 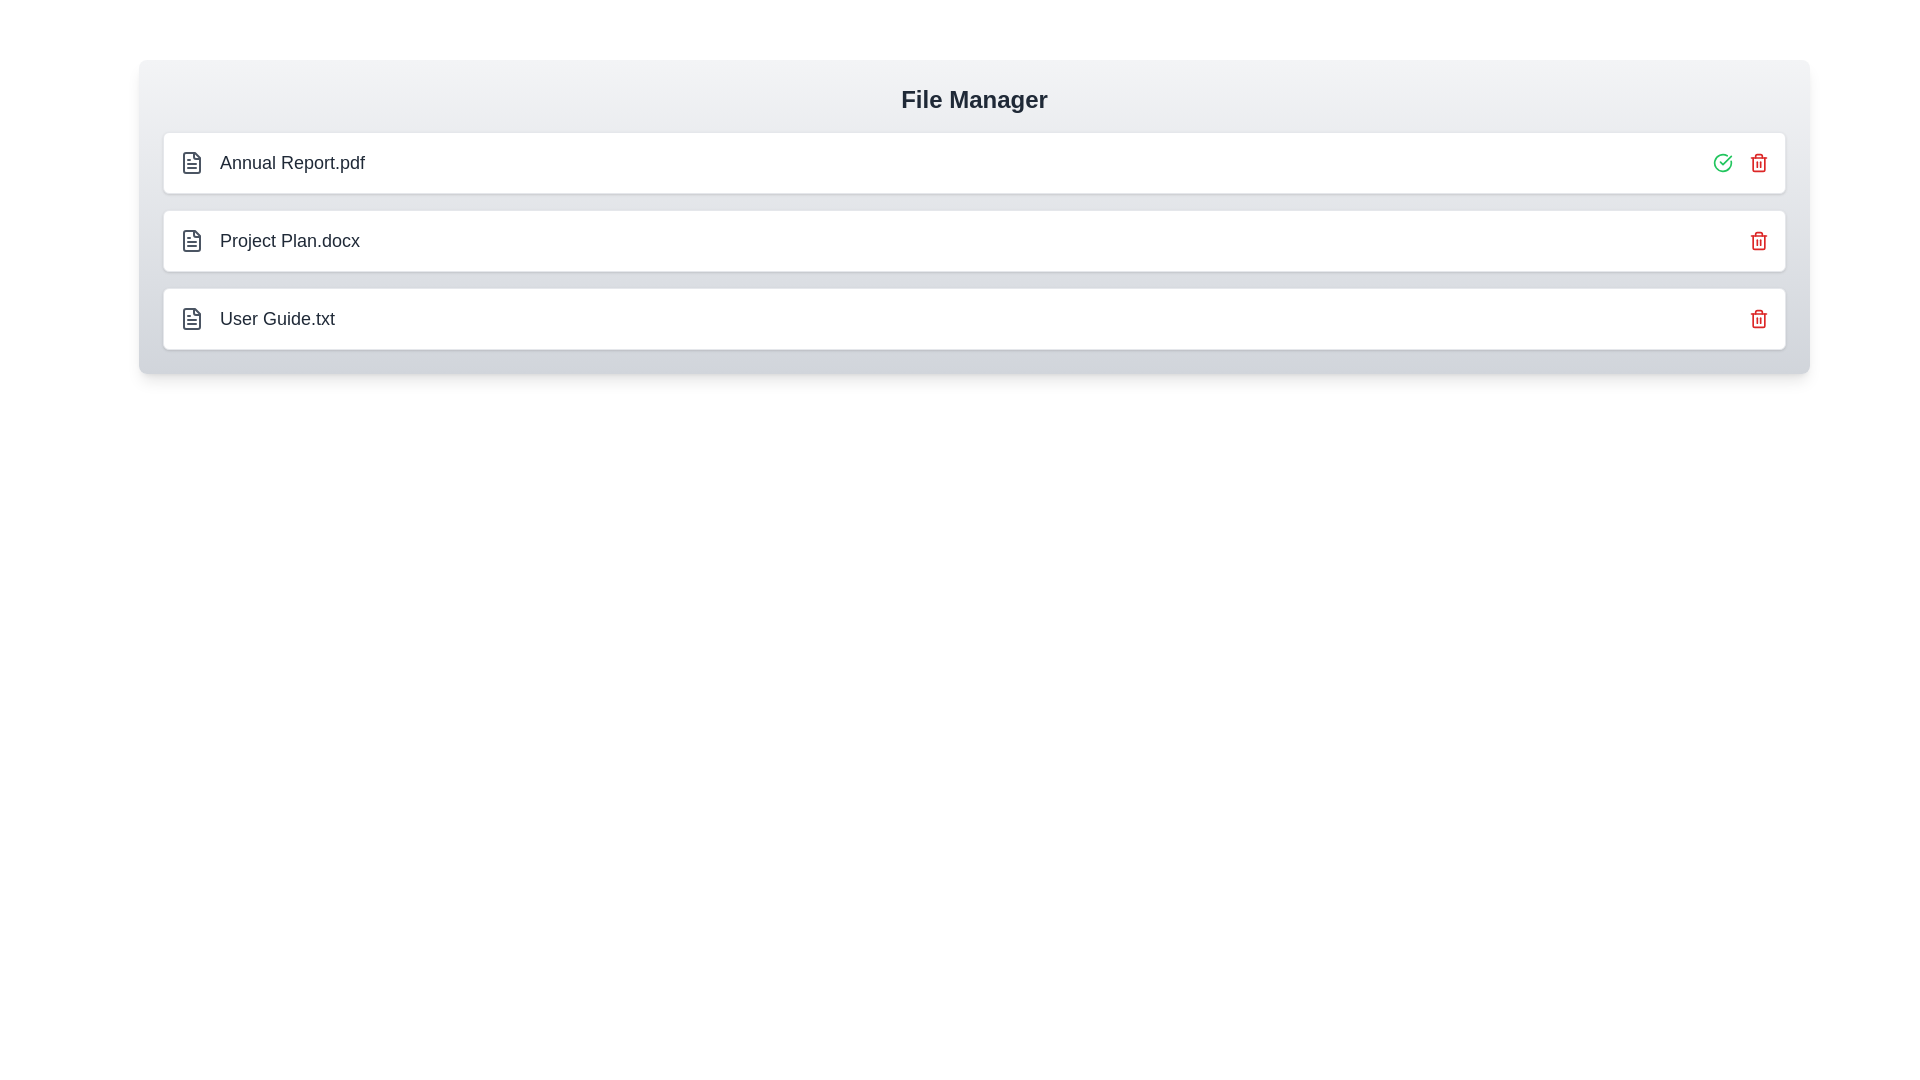 I want to click on the static text label displaying the file name 'Project Plan.docx', which is the second item in a list of three file entries in a file management interface, so click(x=289, y=239).